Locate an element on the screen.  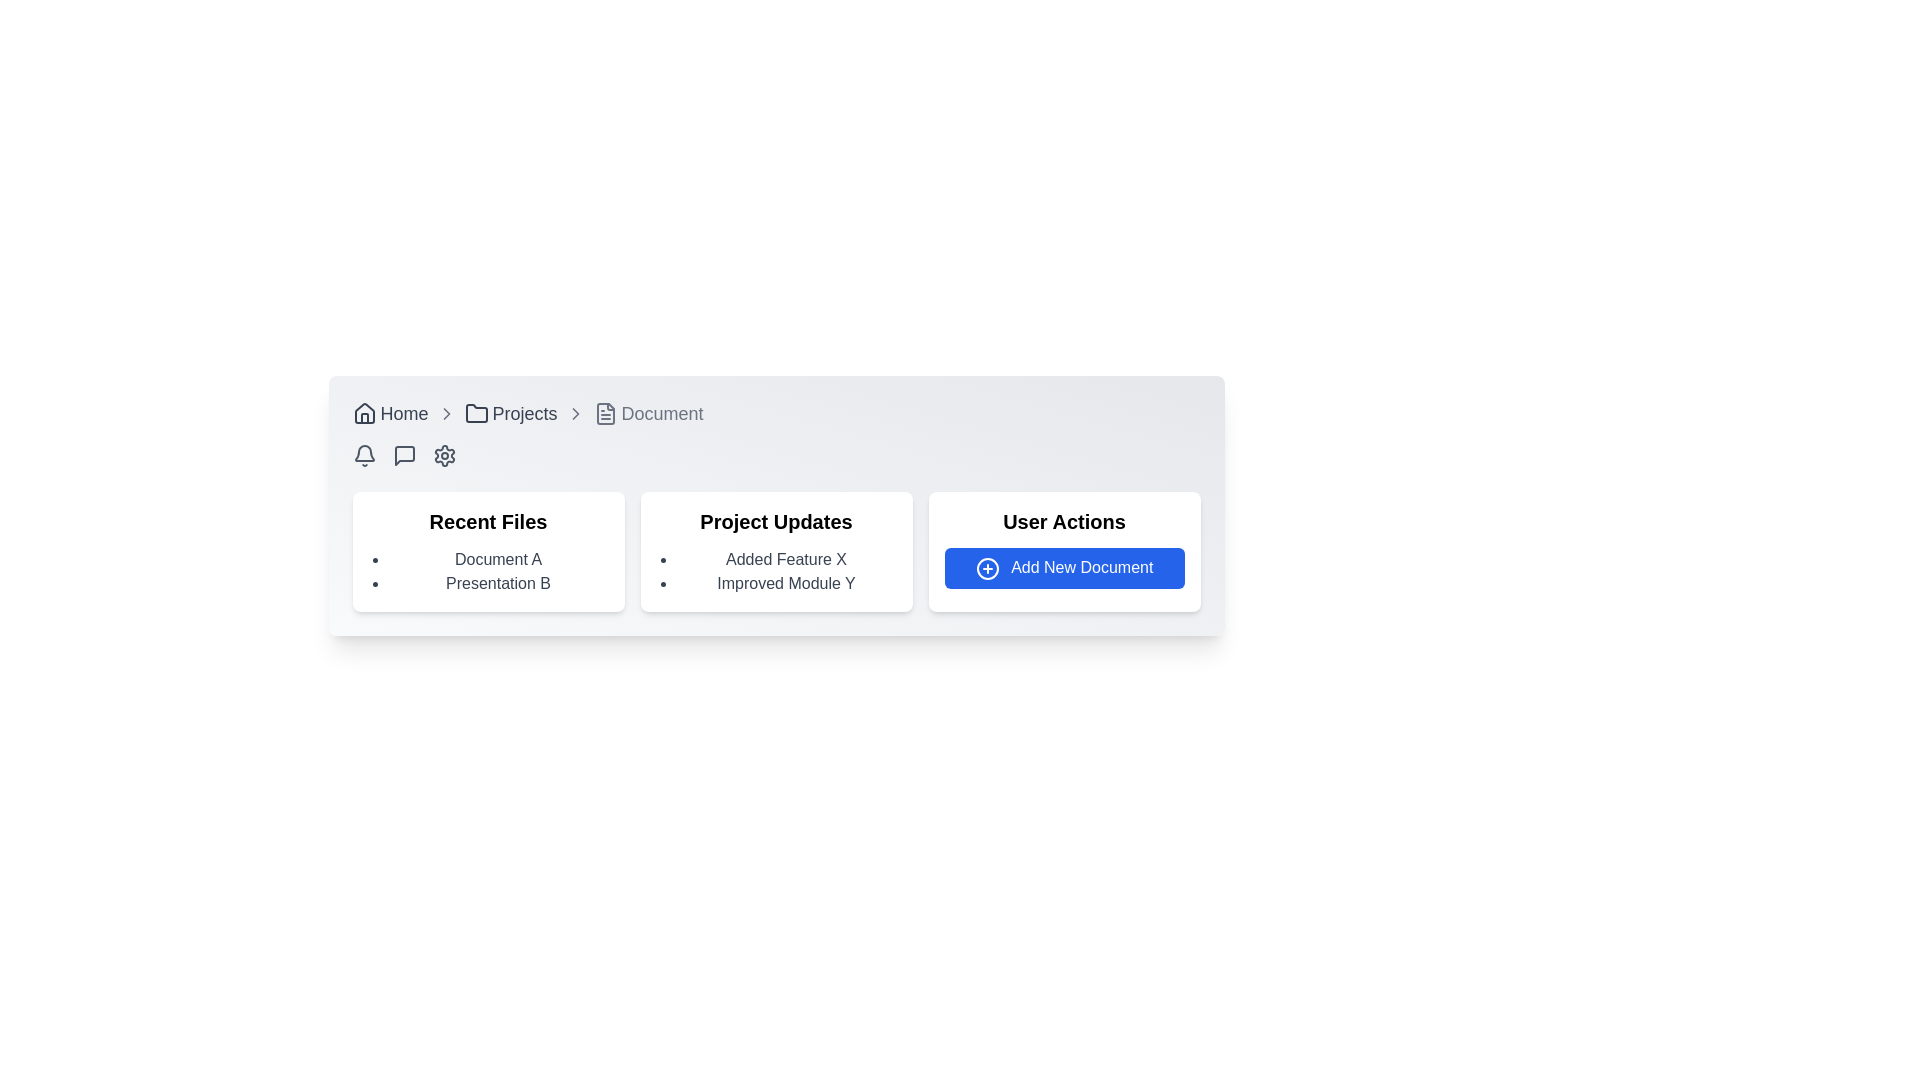
the circular vector graphic icon that signifies the addition or creation of new items, located to the left of the 'Add New Document' button in the 'User Actions' section is located at coordinates (987, 568).